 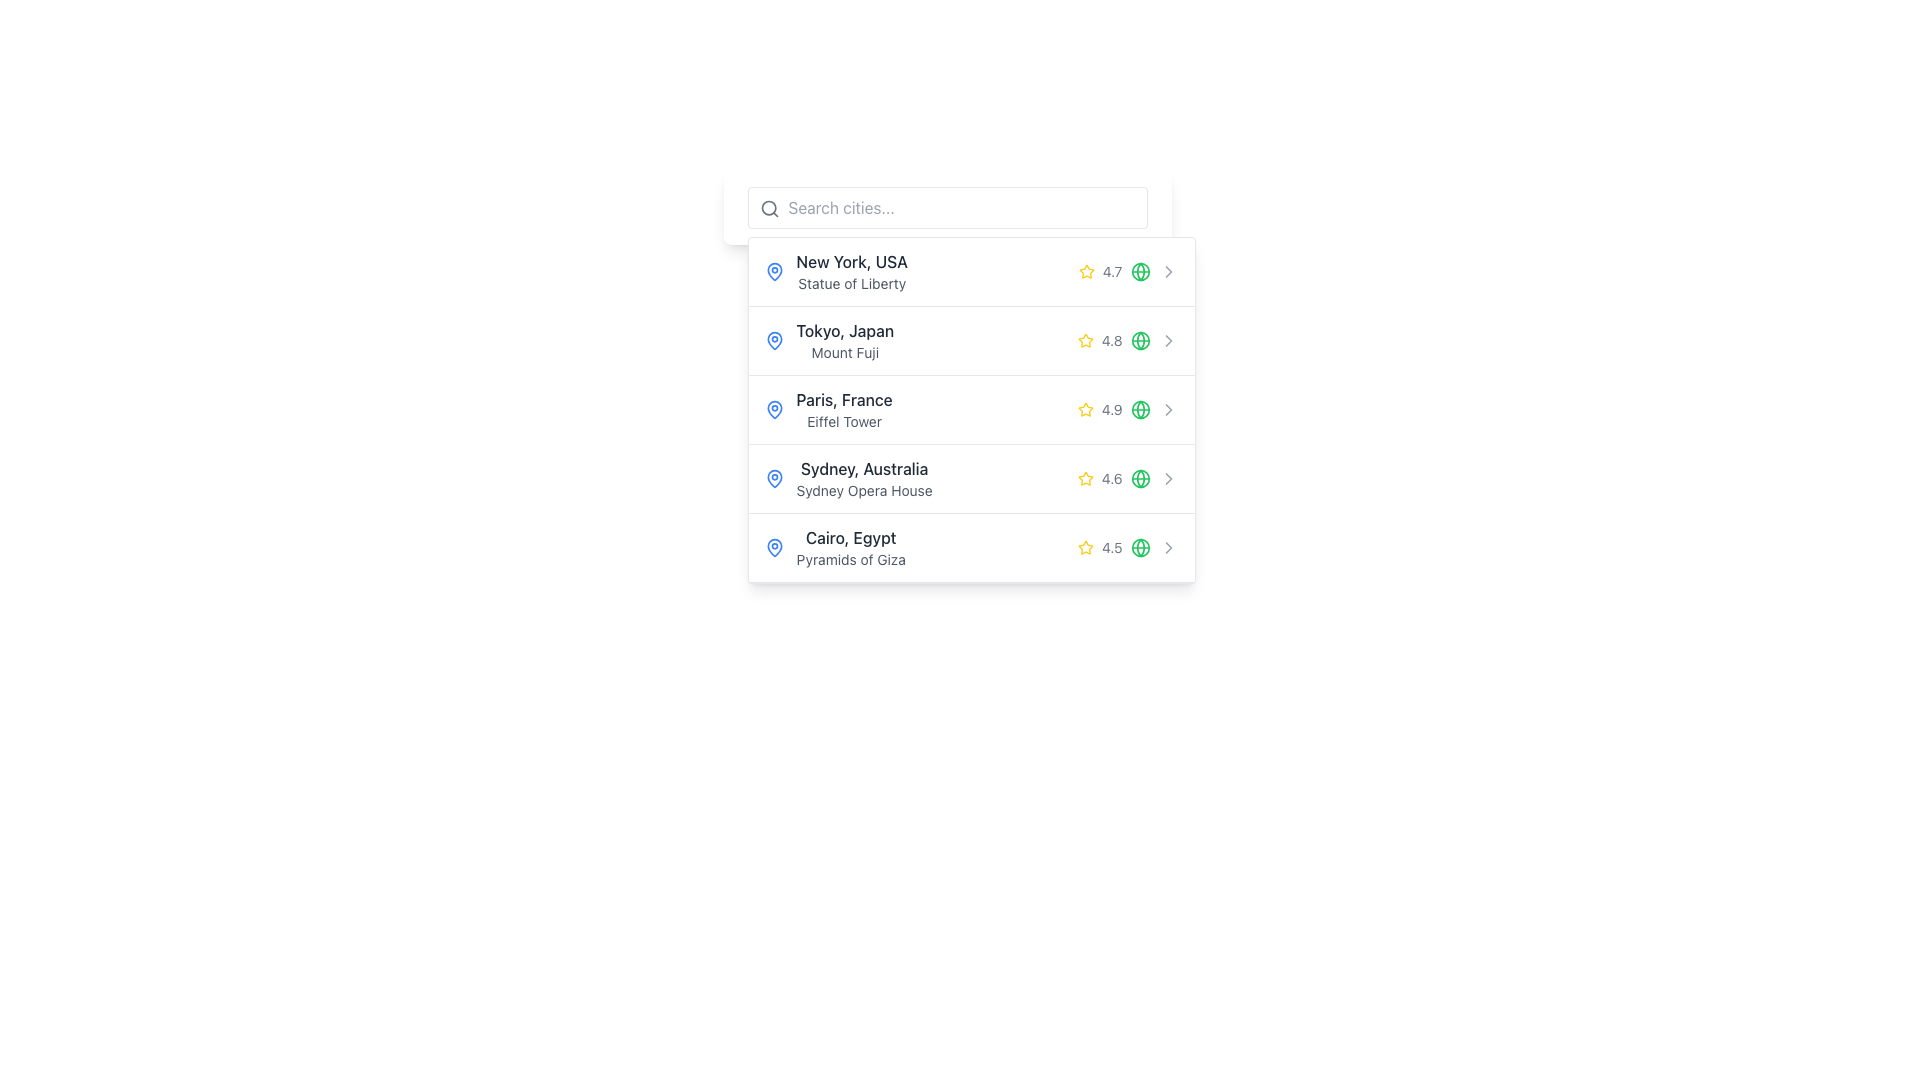 What do you see at coordinates (773, 272) in the screenshot?
I see `the stylized blue map pin icon for 'New York, USA' in the dropdown menu, which is the first element in the list` at bounding box center [773, 272].